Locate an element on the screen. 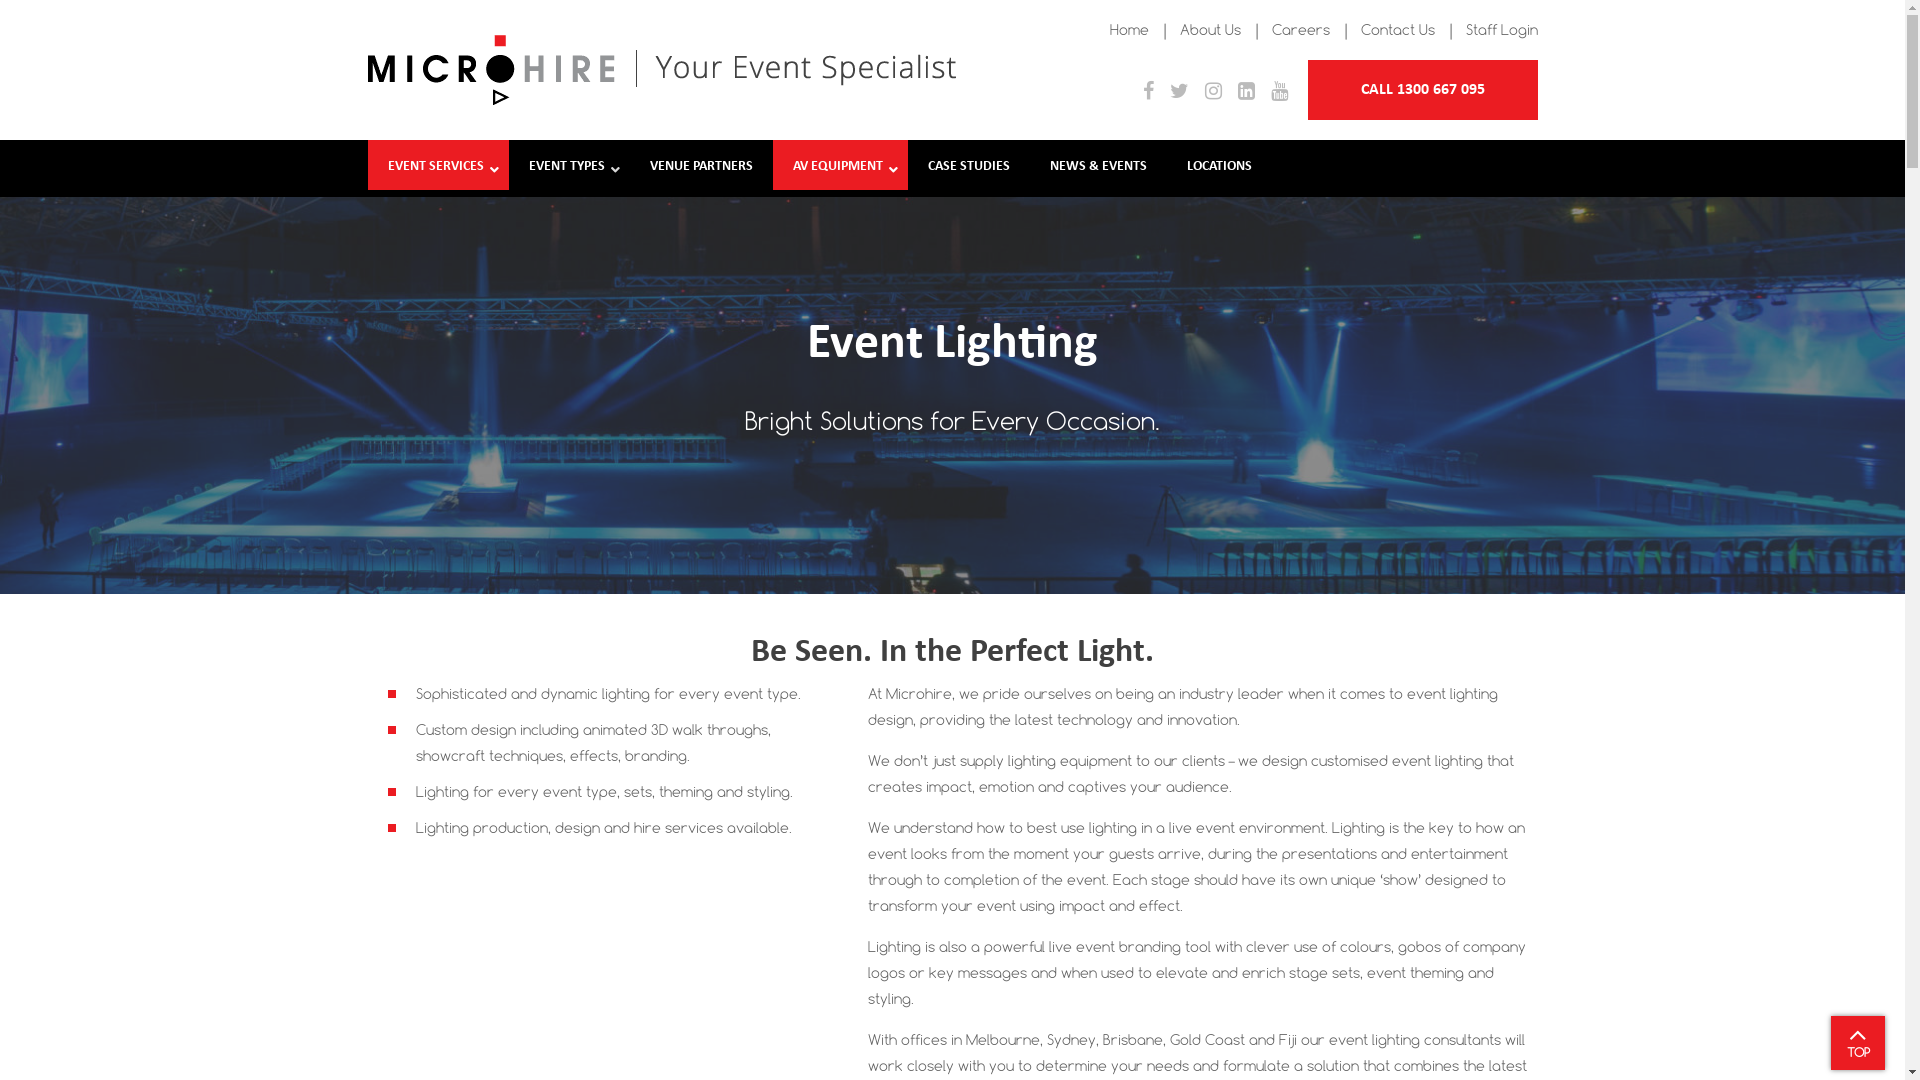 This screenshot has width=1920, height=1080. 'About Us' is located at coordinates (1209, 29).